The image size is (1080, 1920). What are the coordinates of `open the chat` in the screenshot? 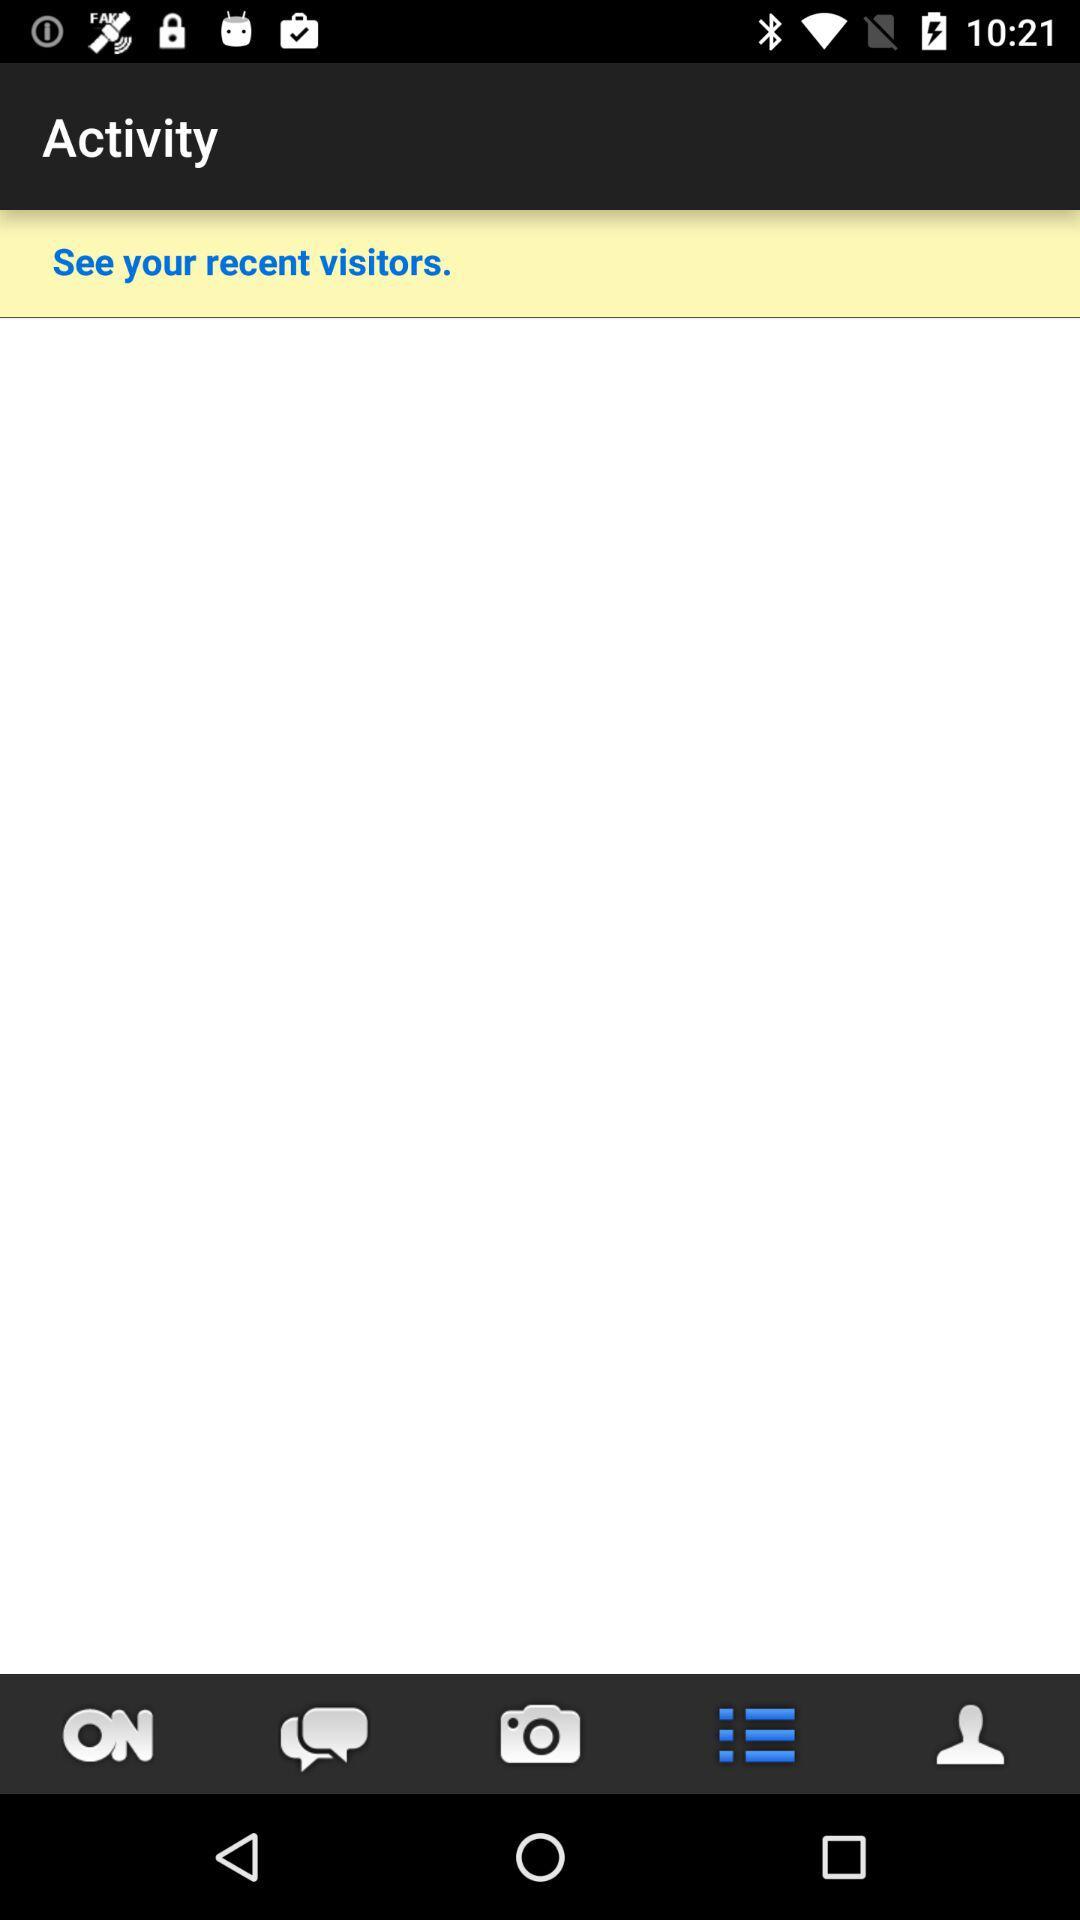 It's located at (323, 1733).